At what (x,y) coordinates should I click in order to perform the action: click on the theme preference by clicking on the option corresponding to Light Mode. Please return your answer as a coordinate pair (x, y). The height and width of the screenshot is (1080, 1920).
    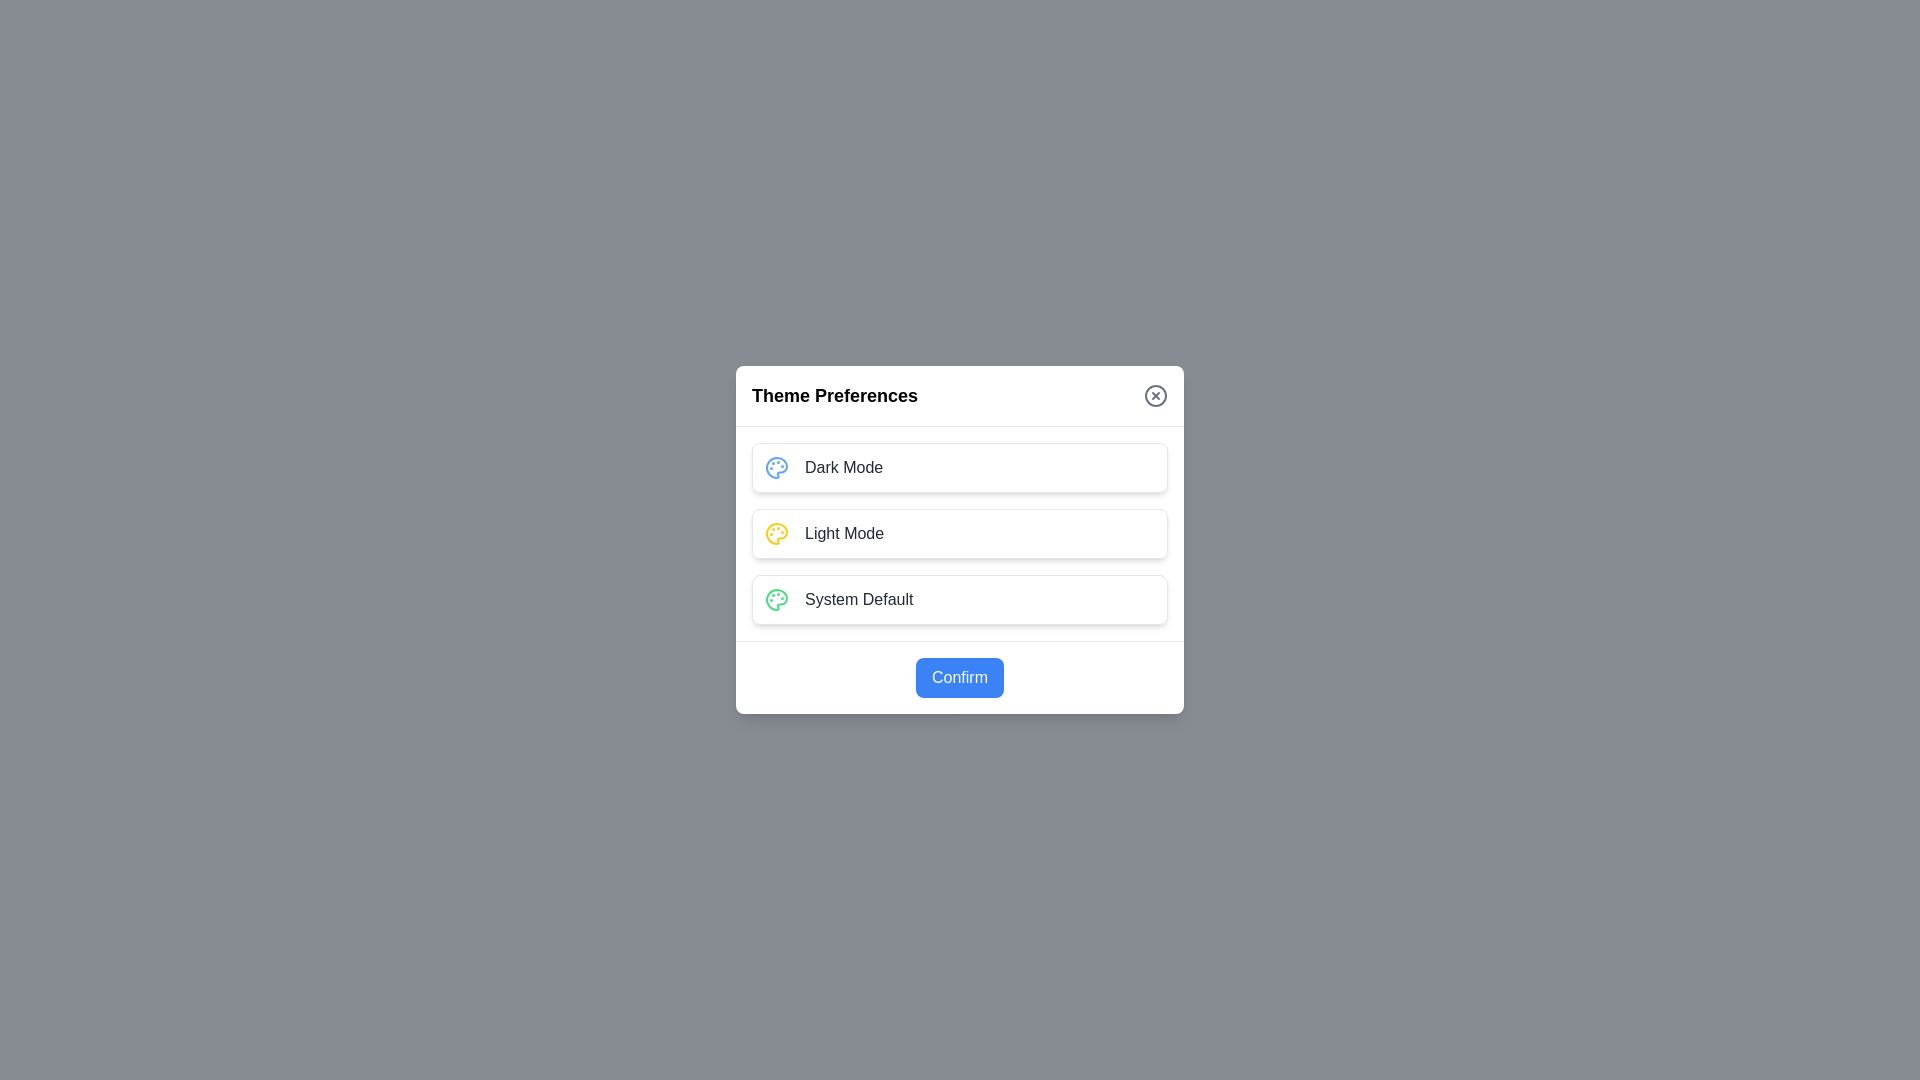
    Looking at the image, I should click on (960, 532).